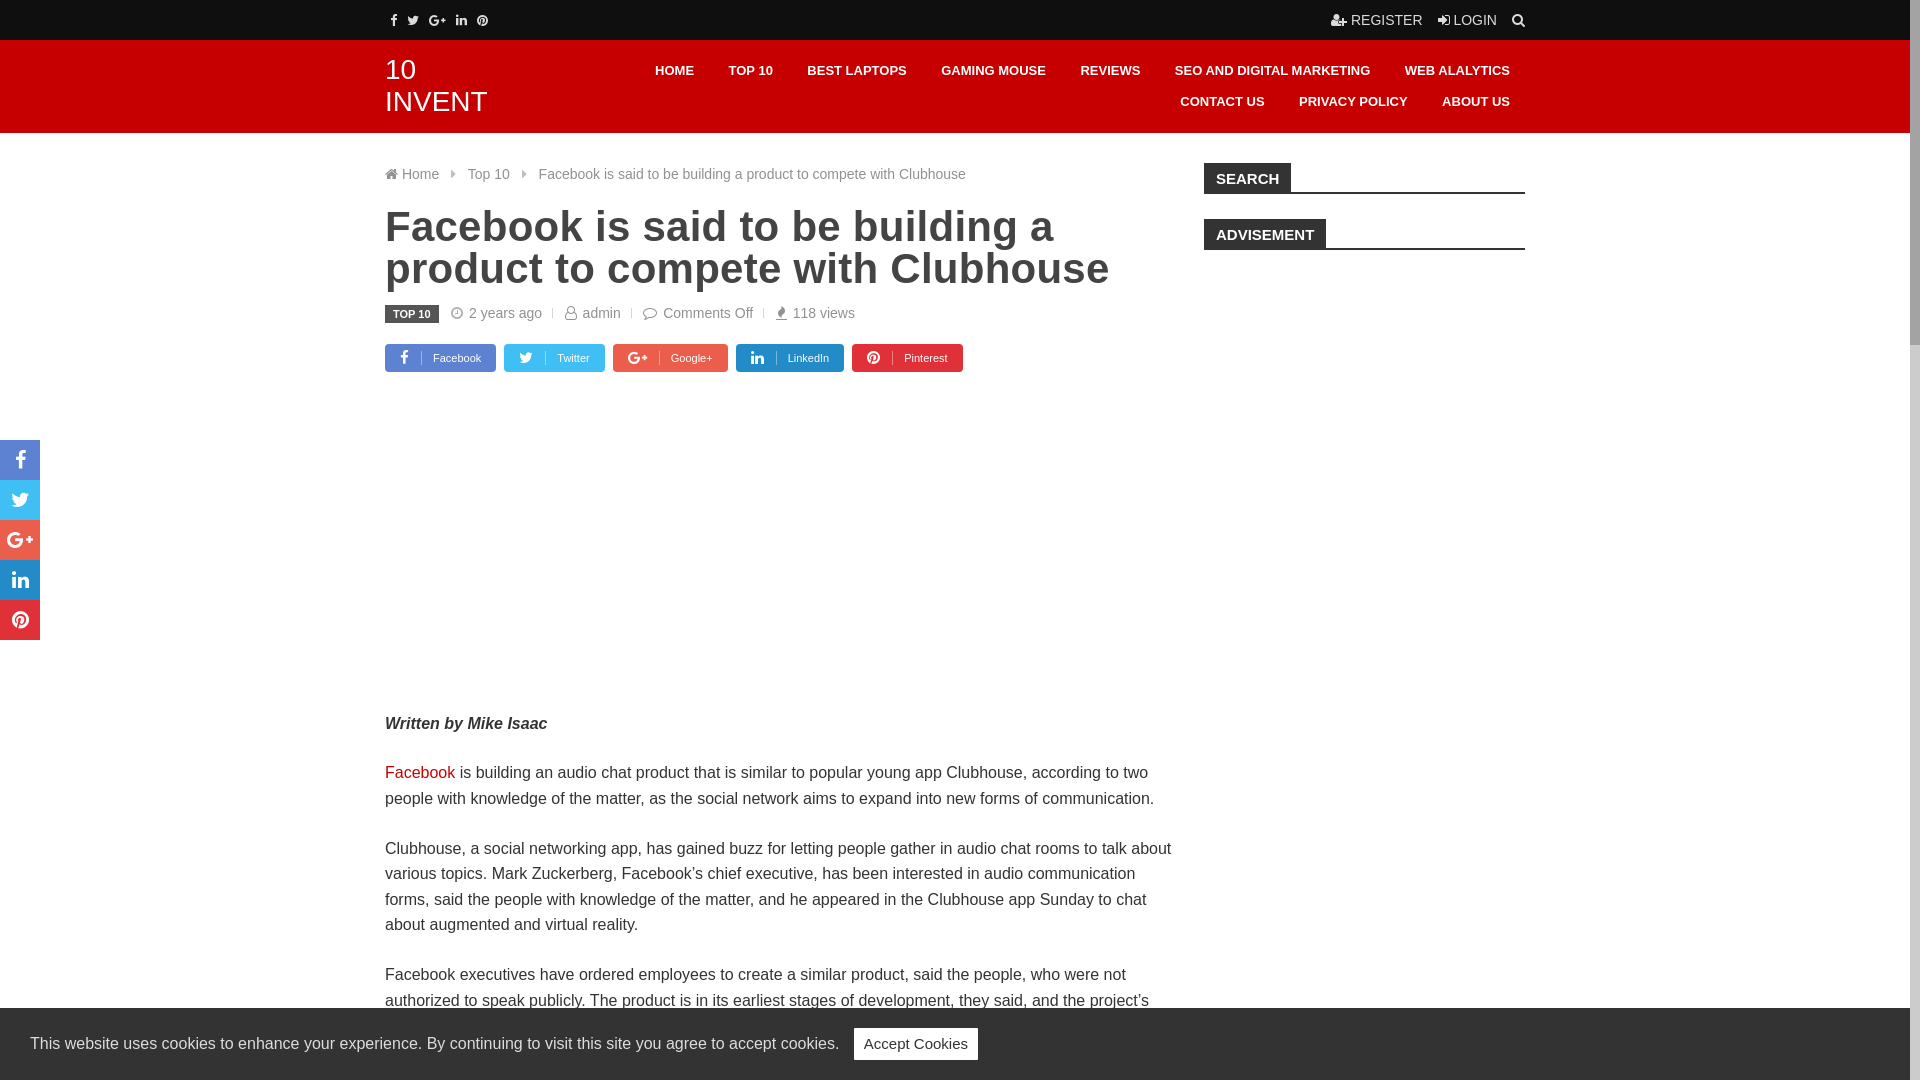 Image resolution: width=1920 pixels, height=1080 pixels. What do you see at coordinates (1457, 70) in the screenshot?
I see `'WEB ALALYTICS'` at bounding box center [1457, 70].